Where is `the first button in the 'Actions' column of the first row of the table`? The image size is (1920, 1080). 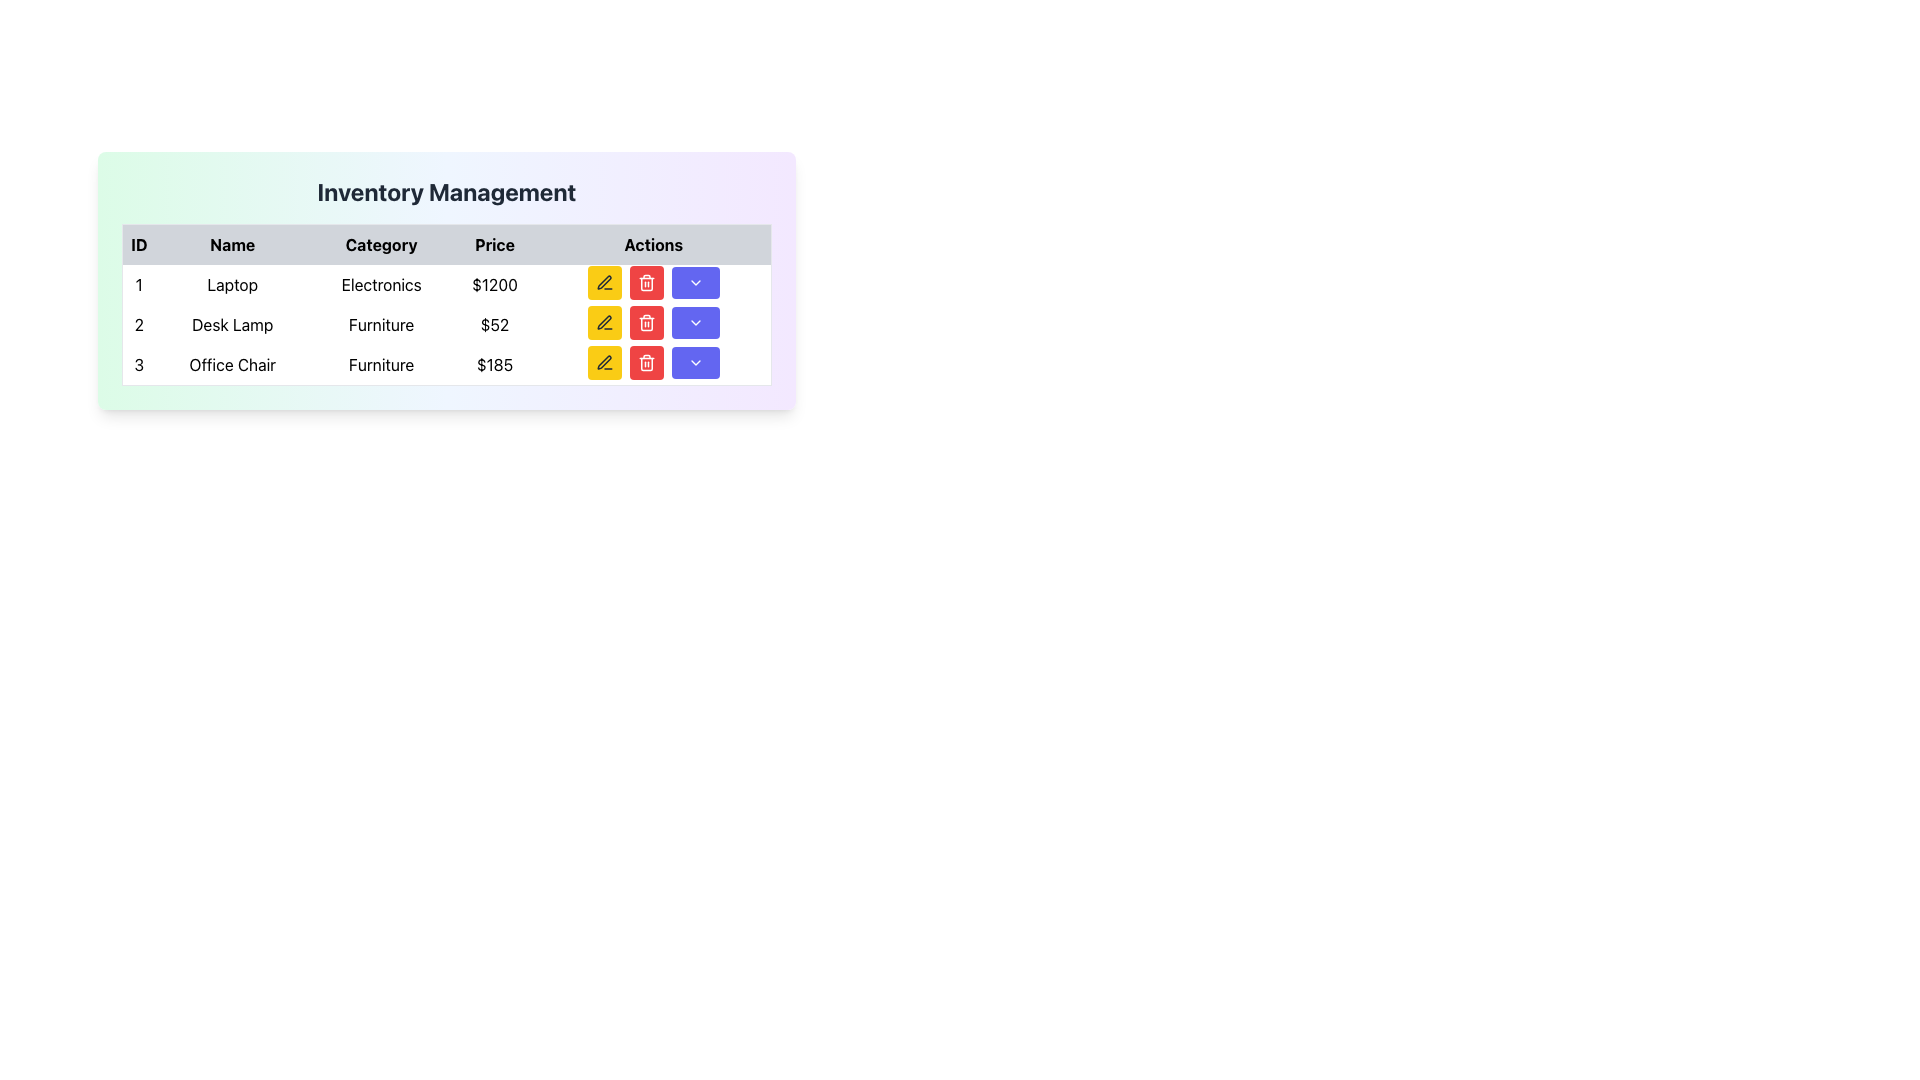
the first button in the 'Actions' column of the first row of the table is located at coordinates (603, 282).